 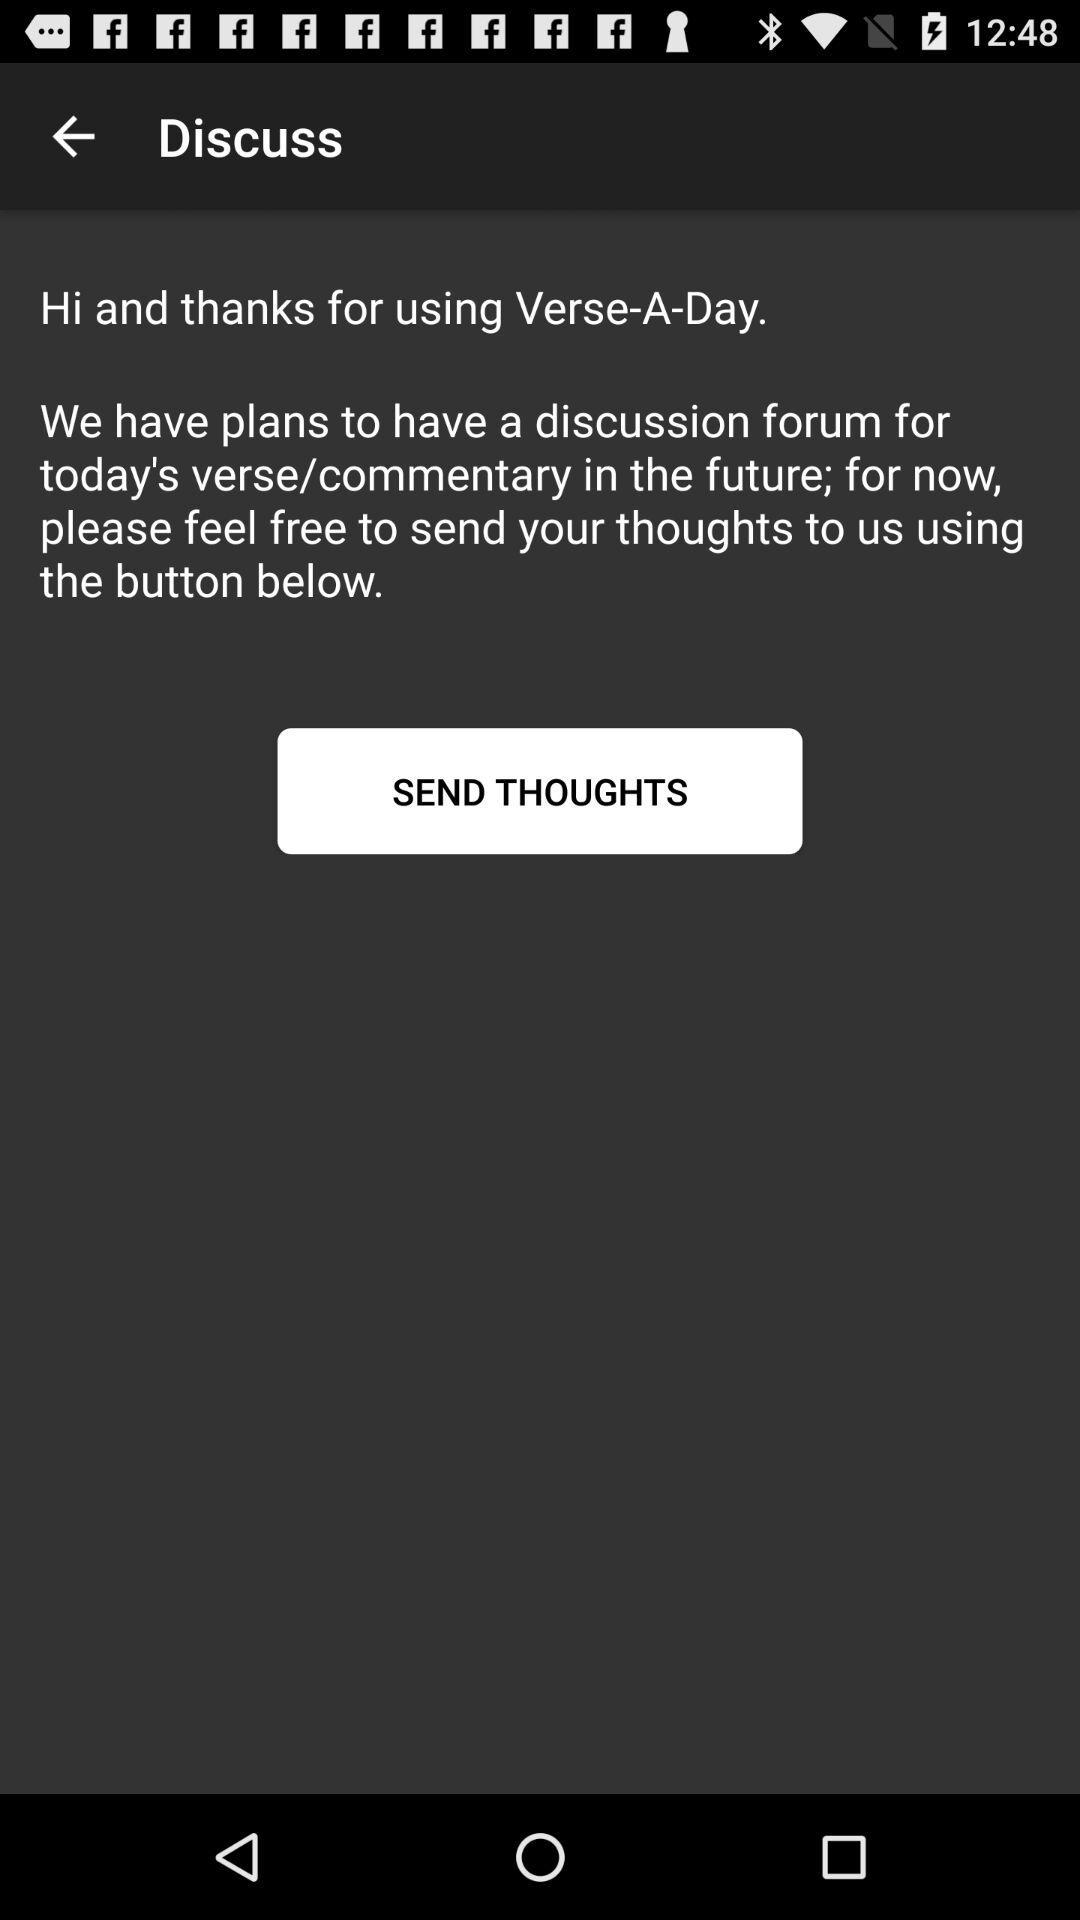 I want to click on app to the left of discuss item, so click(x=72, y=135).